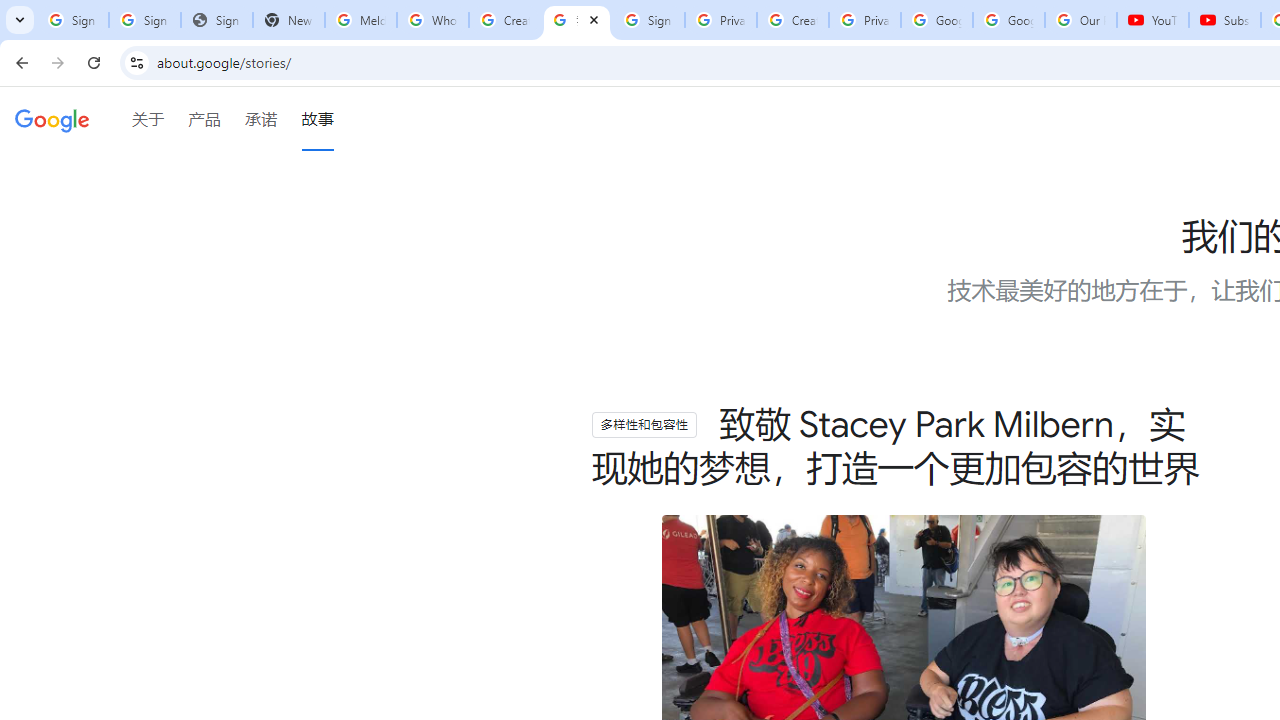 The width and height of the screenshot is (1280, 720). What do you see at coordinates (72, 20) in the screenshot?
I see `'Sign in - Google Accounts'` at bounding box center [72, 20].